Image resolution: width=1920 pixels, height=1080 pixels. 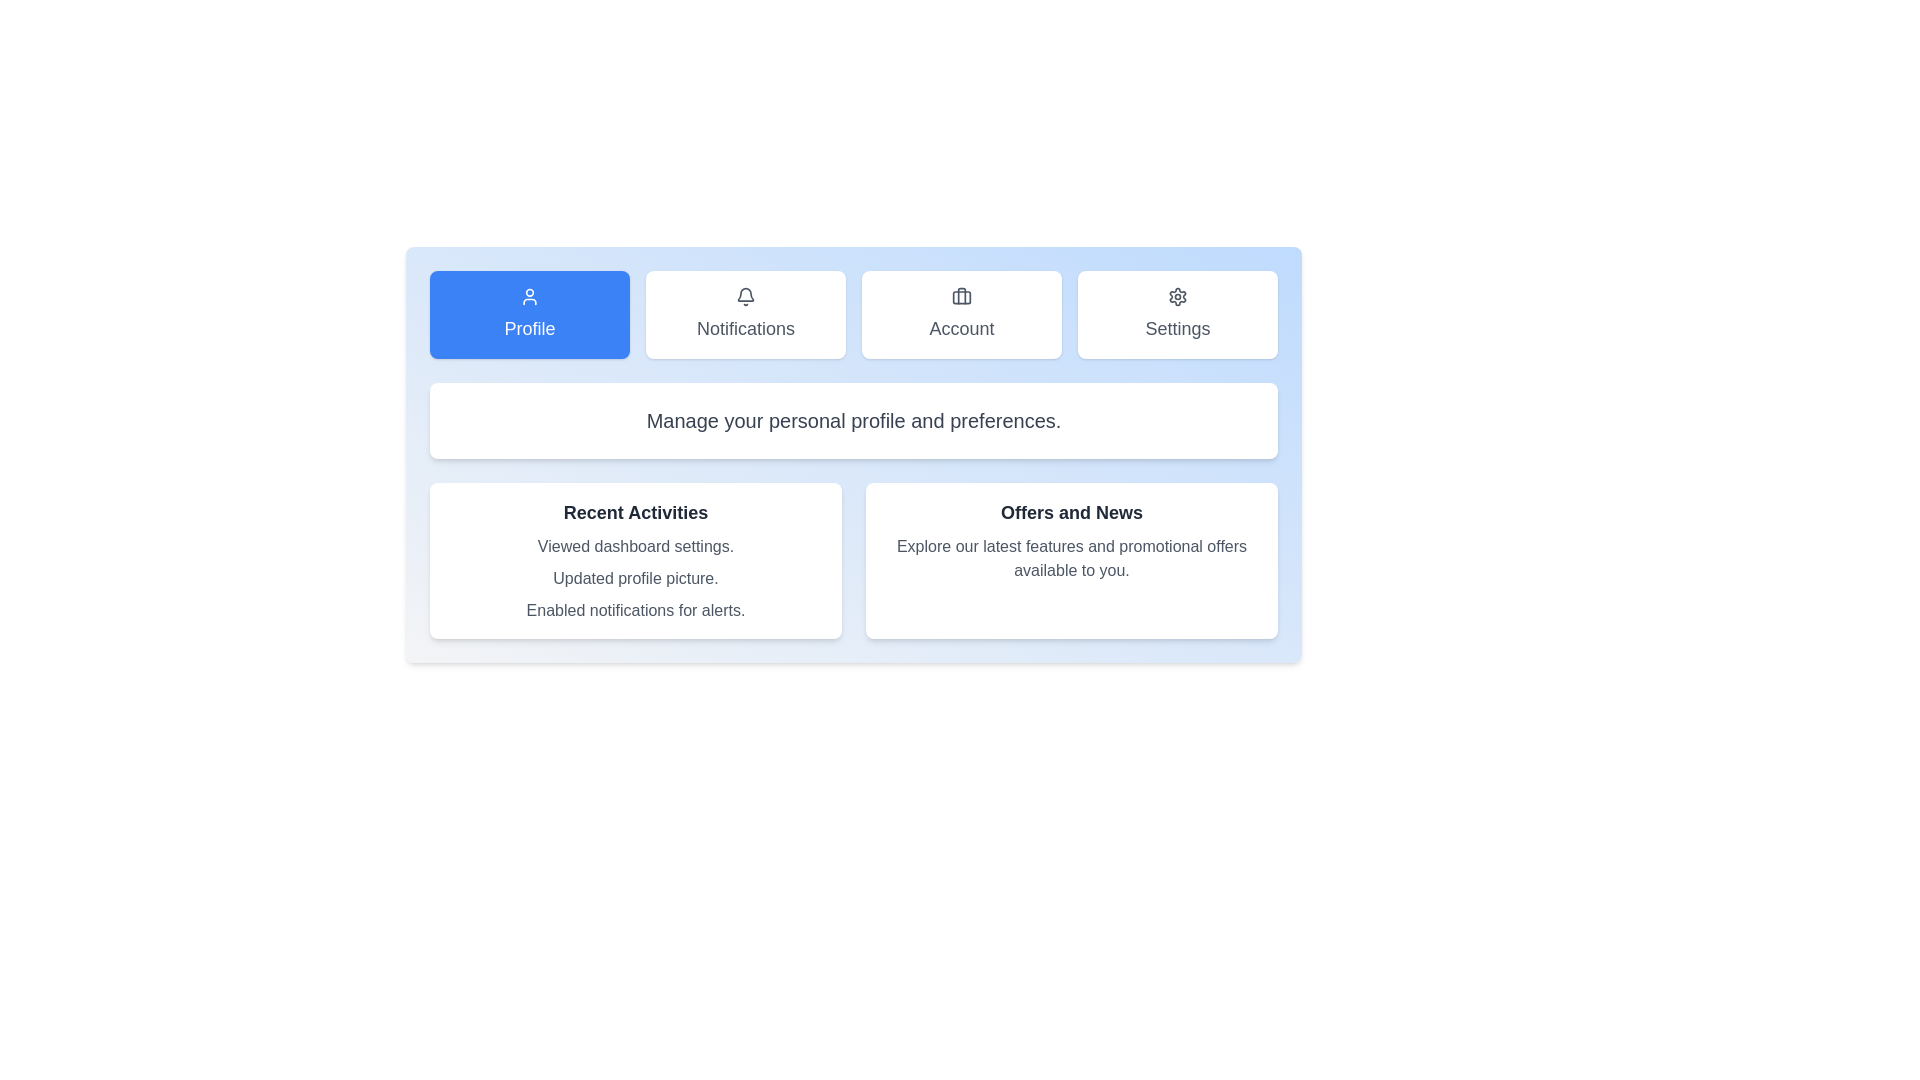 I want to click on the text block styled with a gray font color reading 'Explore our latest features and promotional offers available to you.' located below the 'Offers and News' section for potential additional interactions, so click(x=1070, y=559).